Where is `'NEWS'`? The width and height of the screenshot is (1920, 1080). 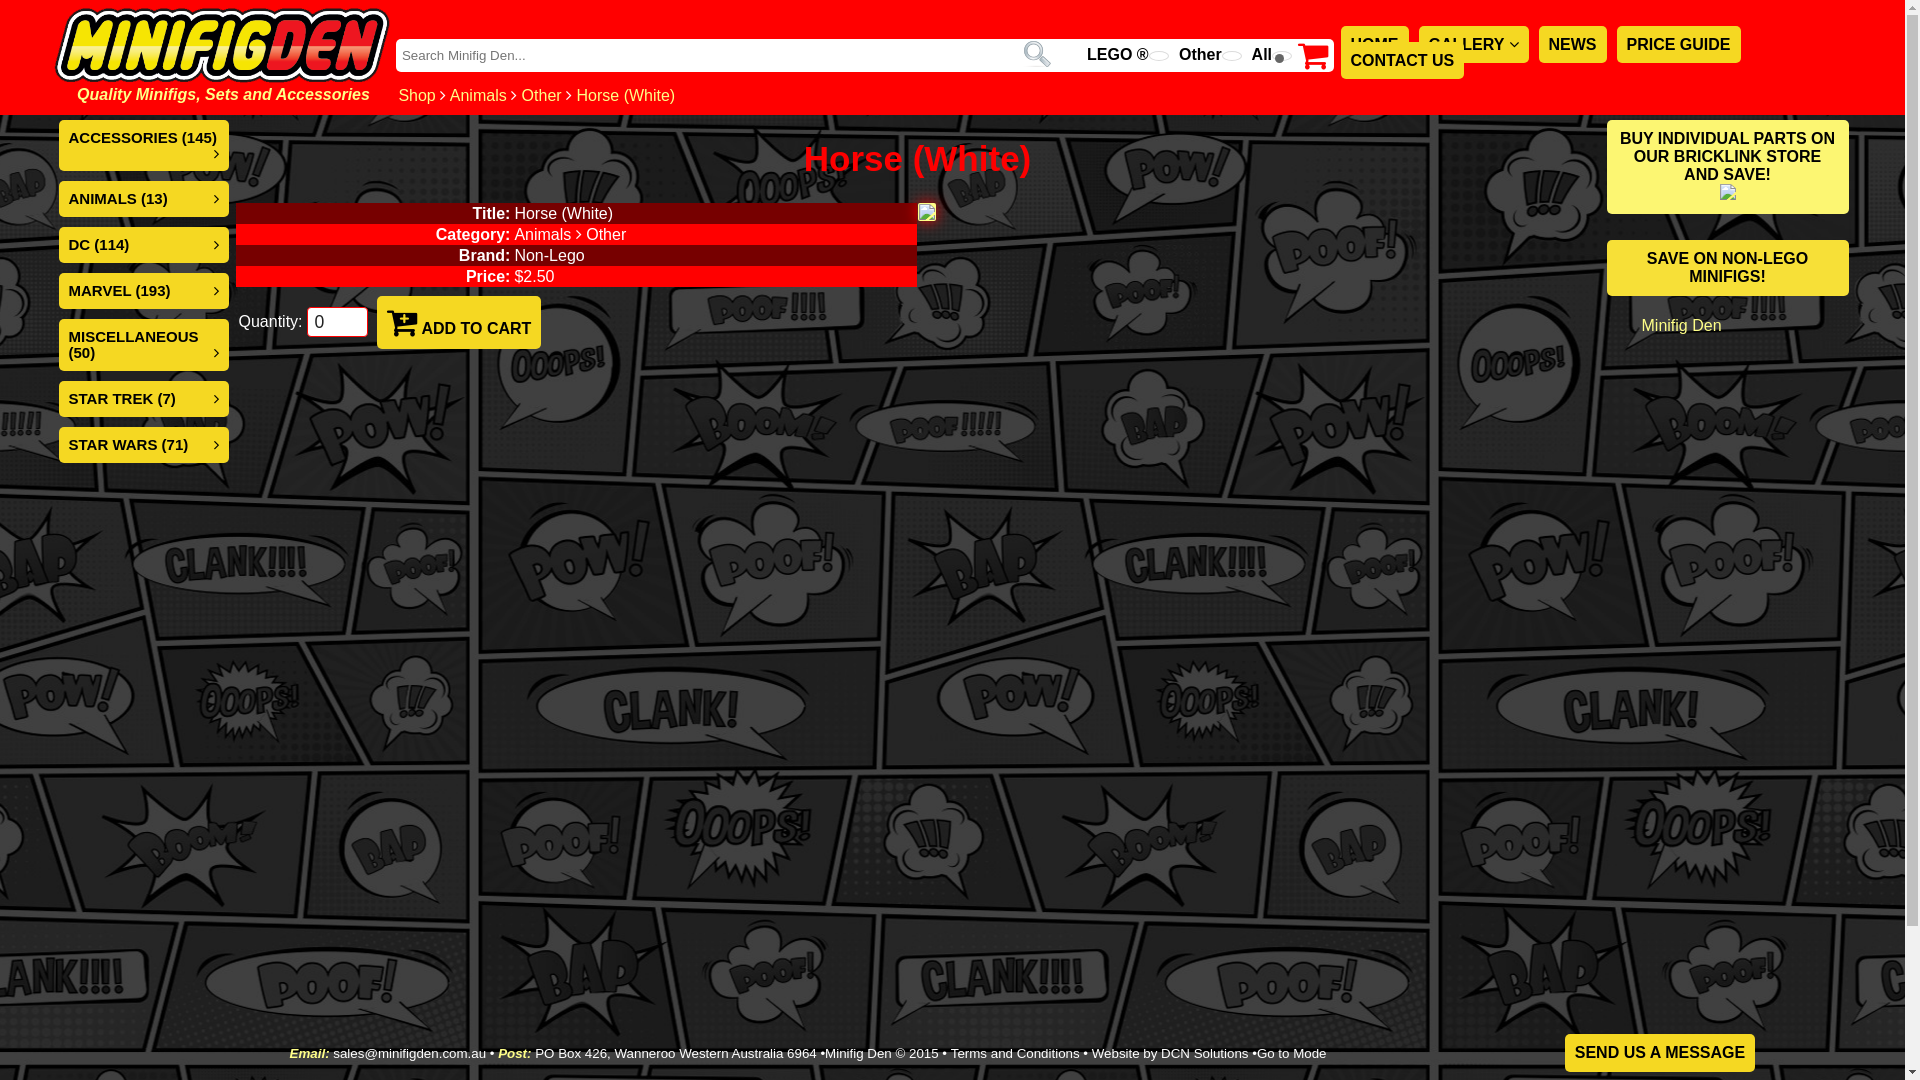
'NEWS' is located at coordinates (1572, 44).